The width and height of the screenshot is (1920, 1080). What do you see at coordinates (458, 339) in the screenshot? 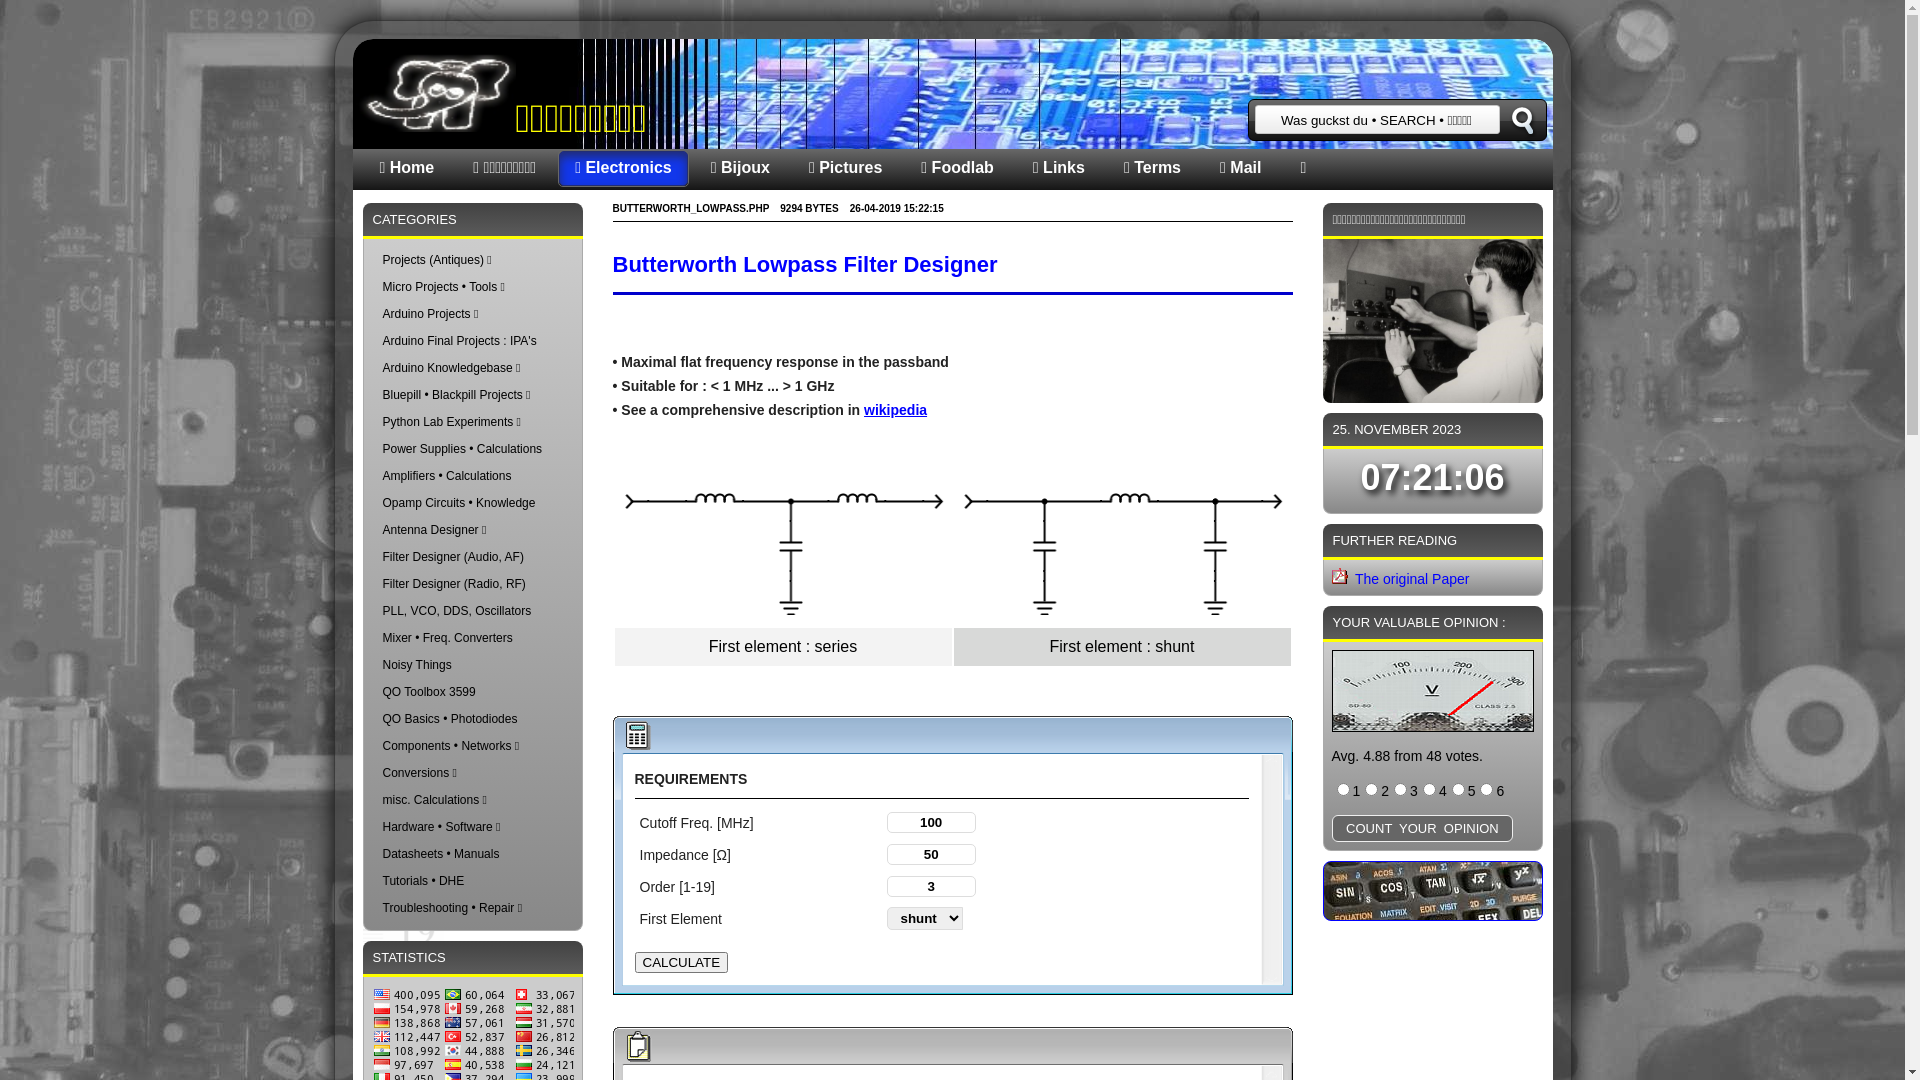
I see `'Arduino Final Projects : IPA's'` at bounding box center [458, 339].